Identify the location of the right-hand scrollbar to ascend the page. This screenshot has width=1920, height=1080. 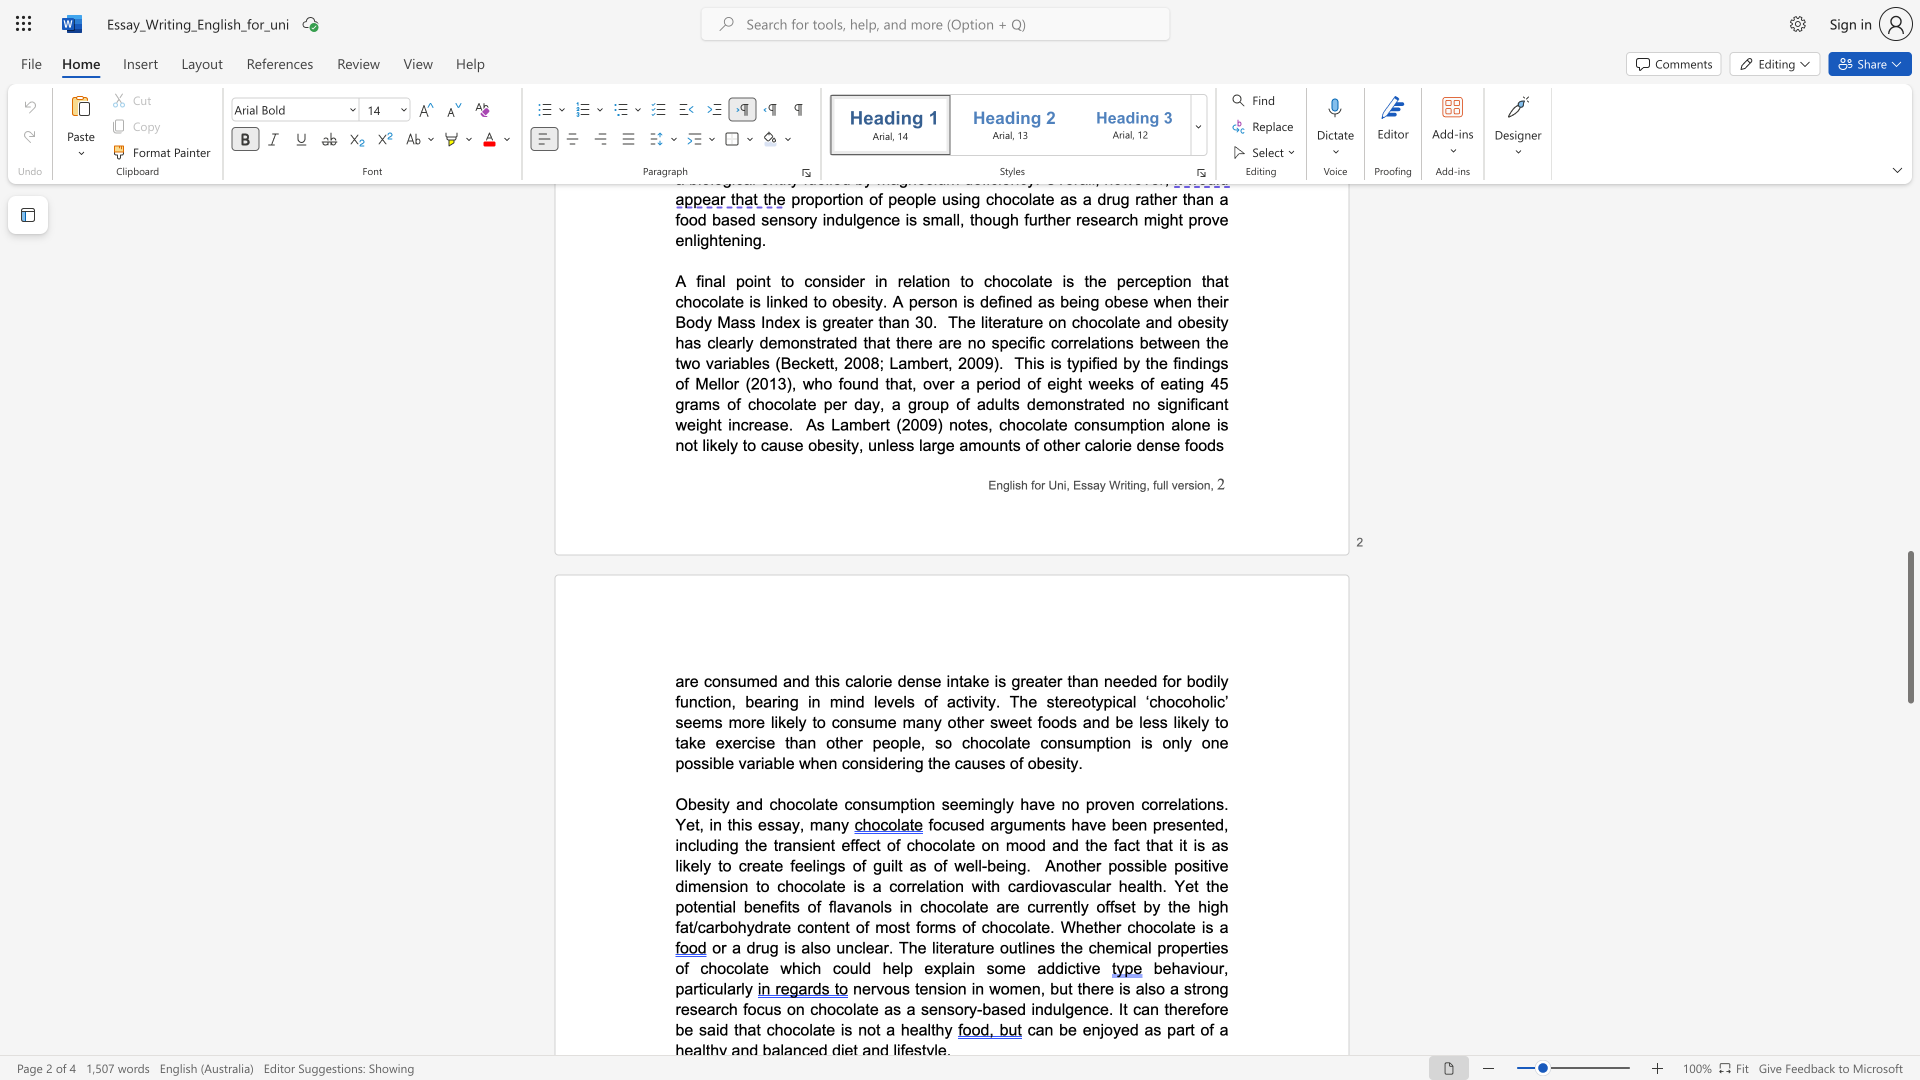
(1909, 540).